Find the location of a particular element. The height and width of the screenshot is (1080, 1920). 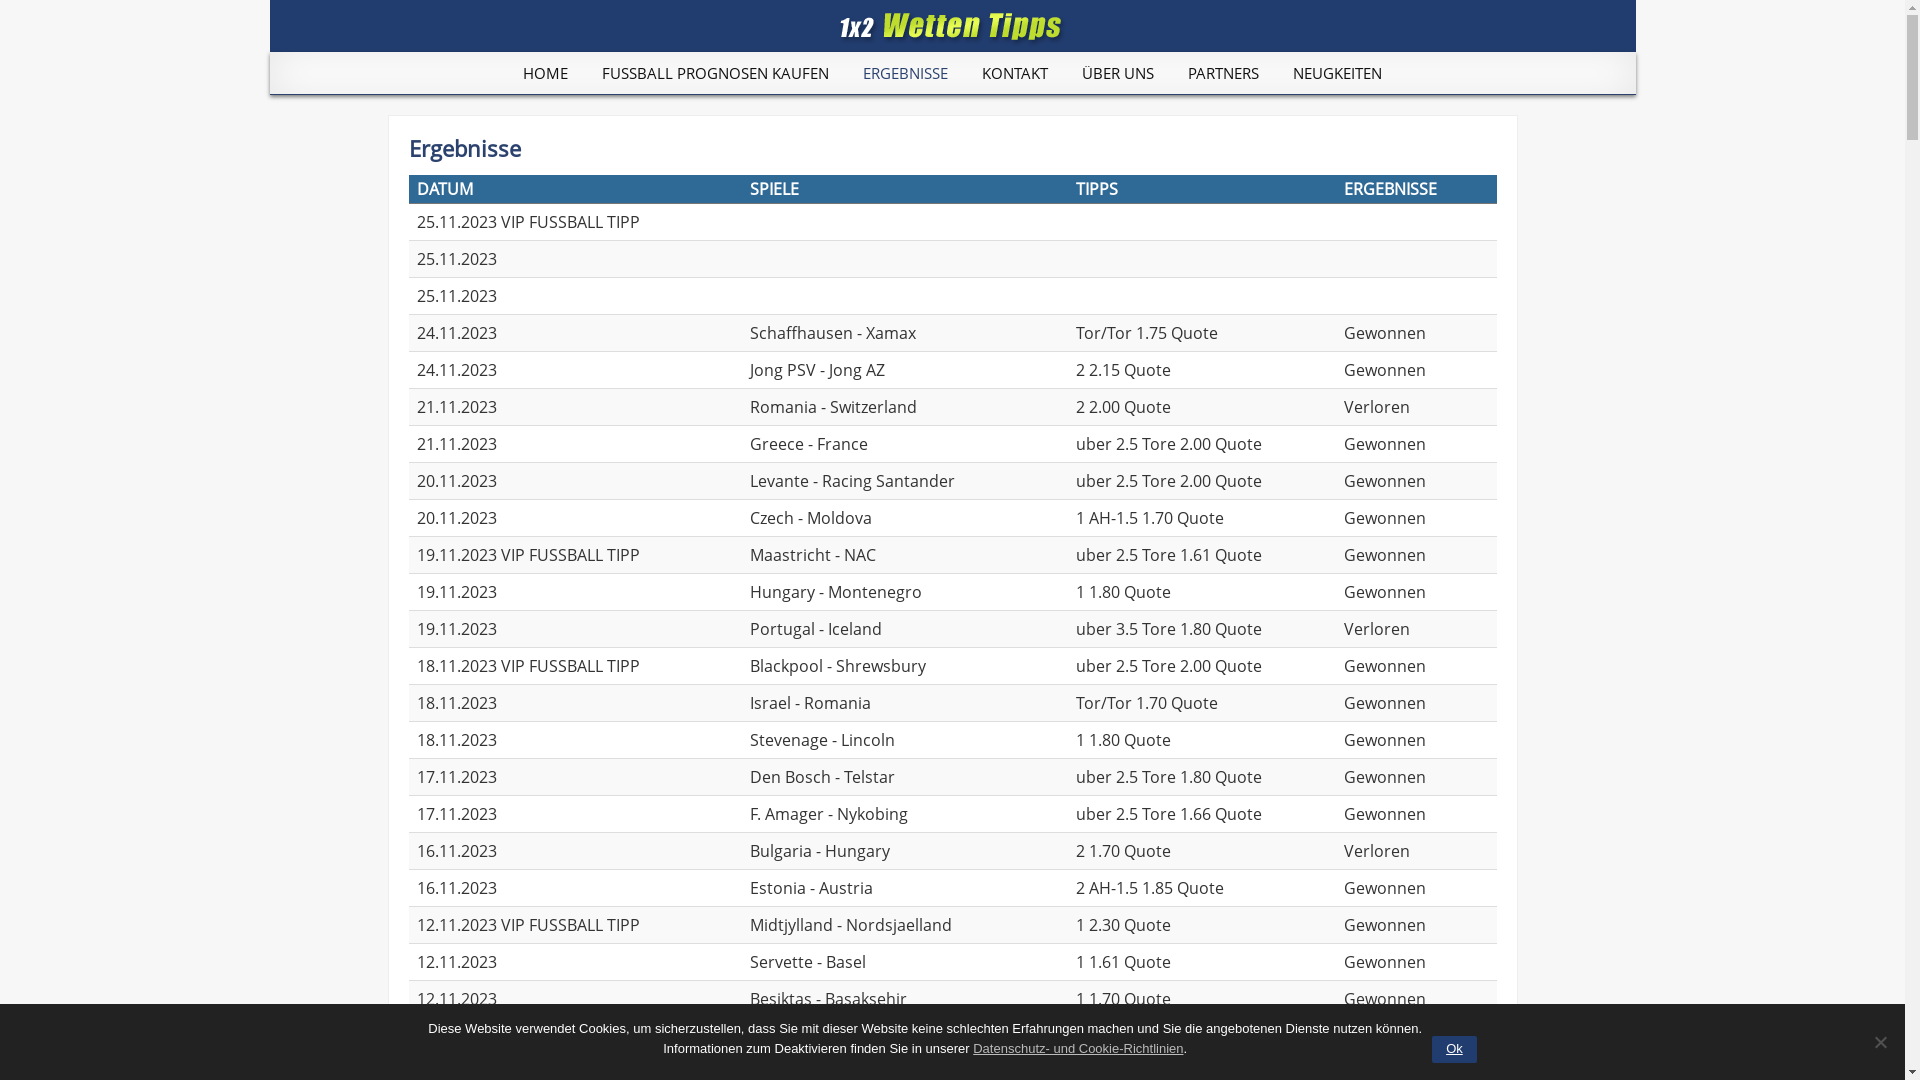

'Datenschutz- und Cookie-Richtlinien' is located at coordinates (1077, 1047).